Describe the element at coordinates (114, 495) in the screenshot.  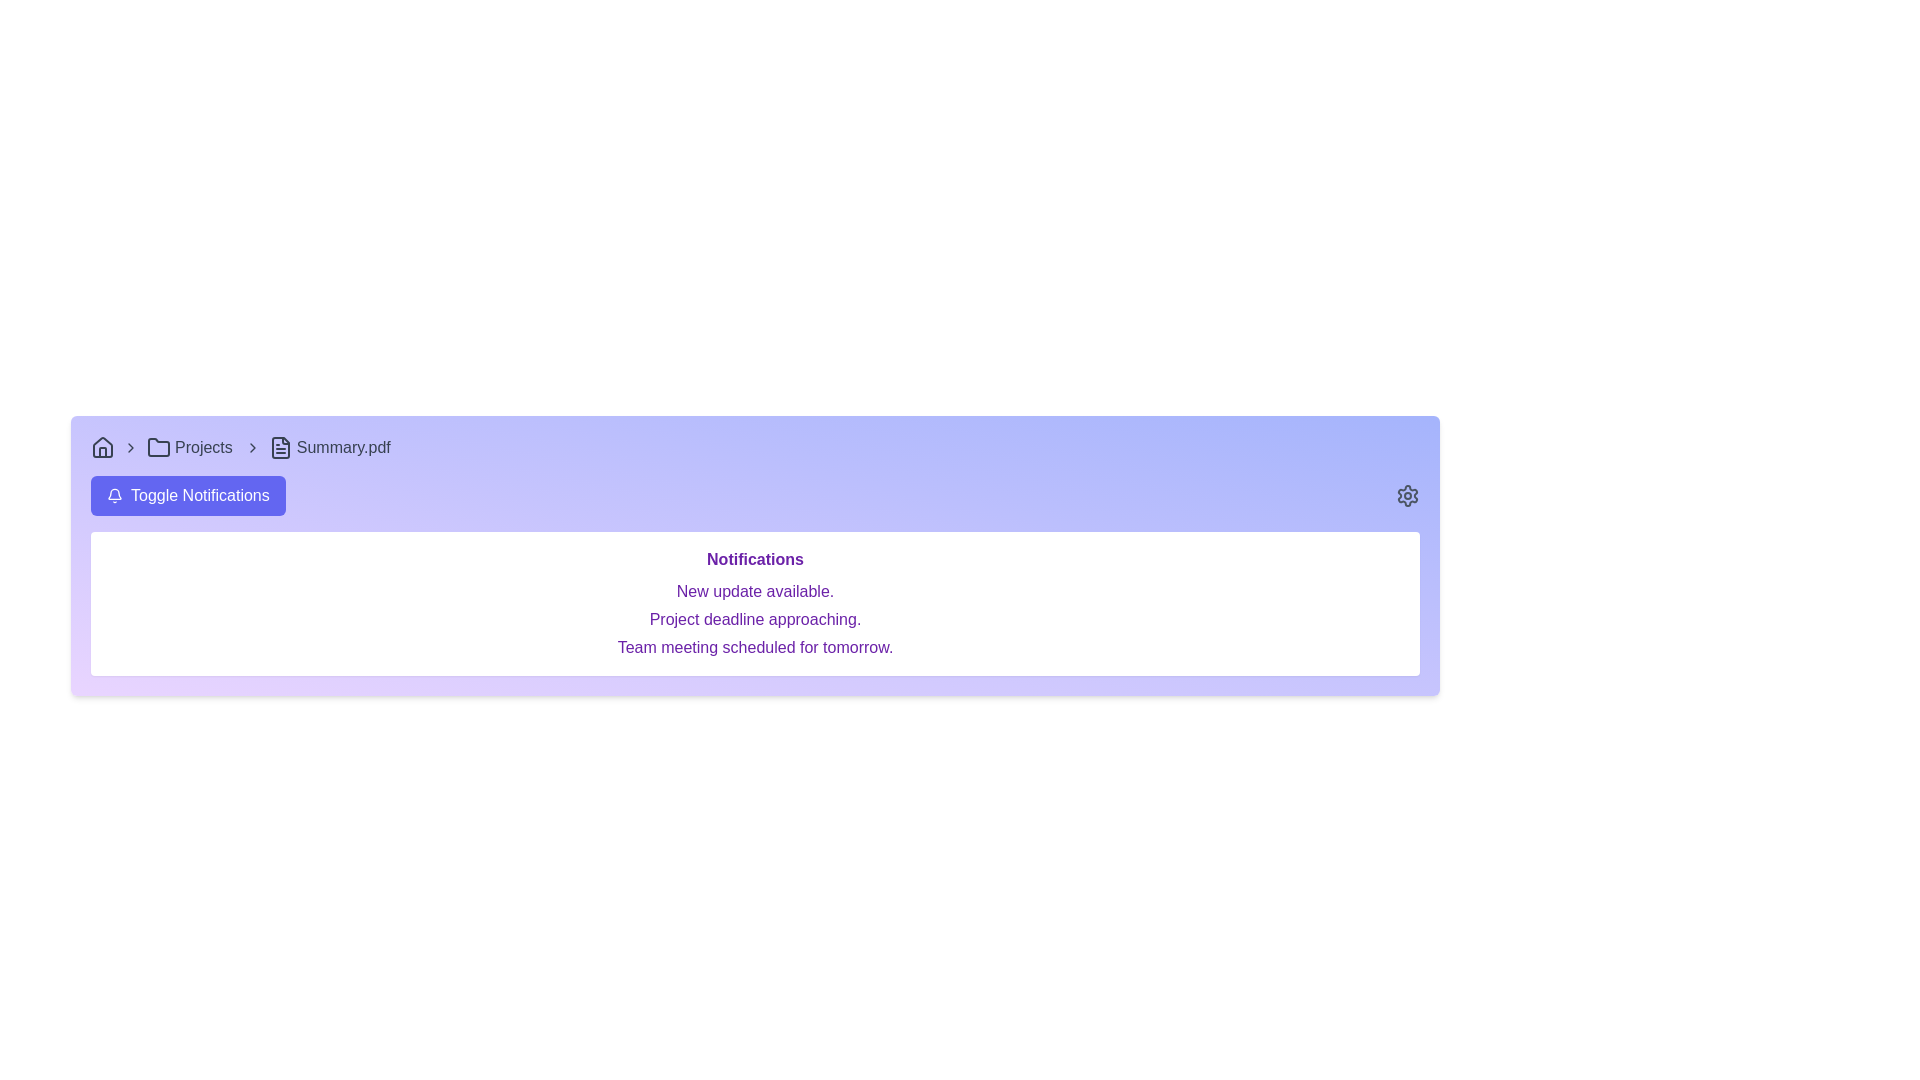
I see `the bell-shaped icon styled with a minimalist aesthetic, which serves as a visual indicator of notifications, located within the 'Toggle Notifications' button` at that location.